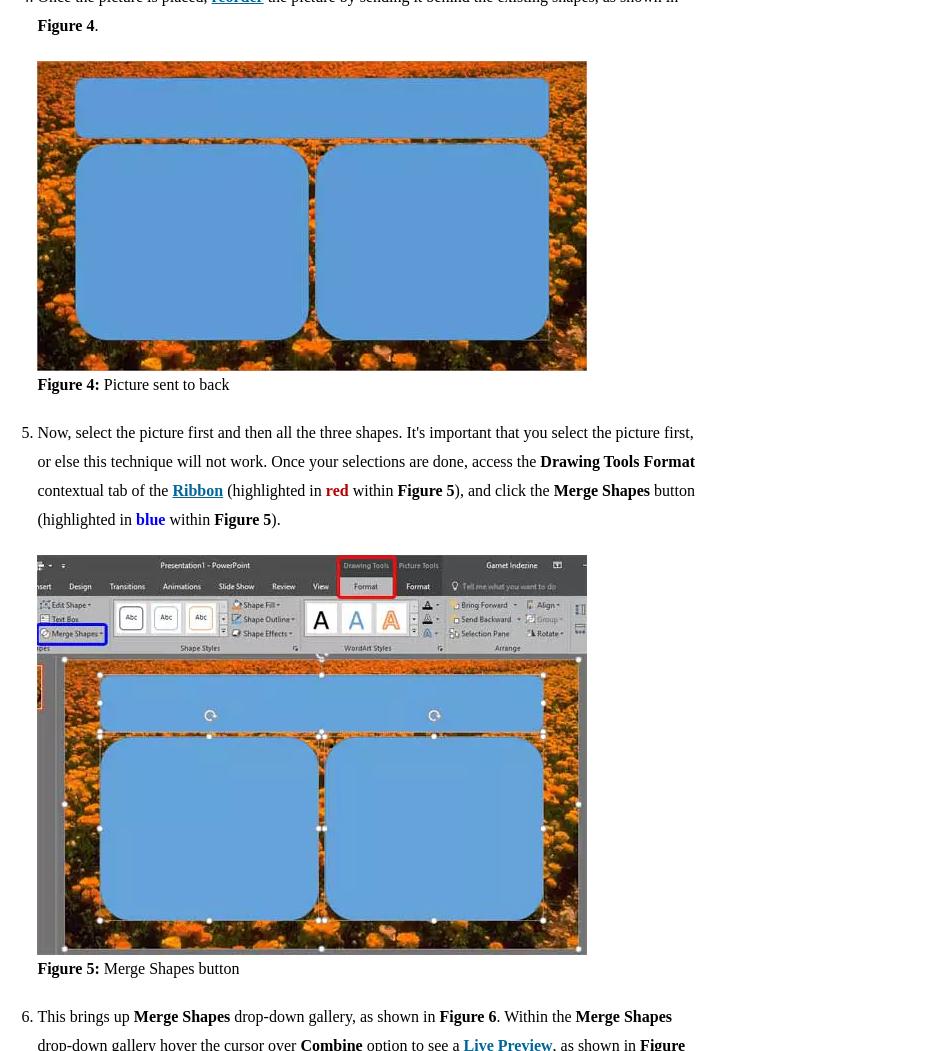  Describe the element at coordinates (85, 1015) in the screenshot. I see `'This brings up'` at that location.